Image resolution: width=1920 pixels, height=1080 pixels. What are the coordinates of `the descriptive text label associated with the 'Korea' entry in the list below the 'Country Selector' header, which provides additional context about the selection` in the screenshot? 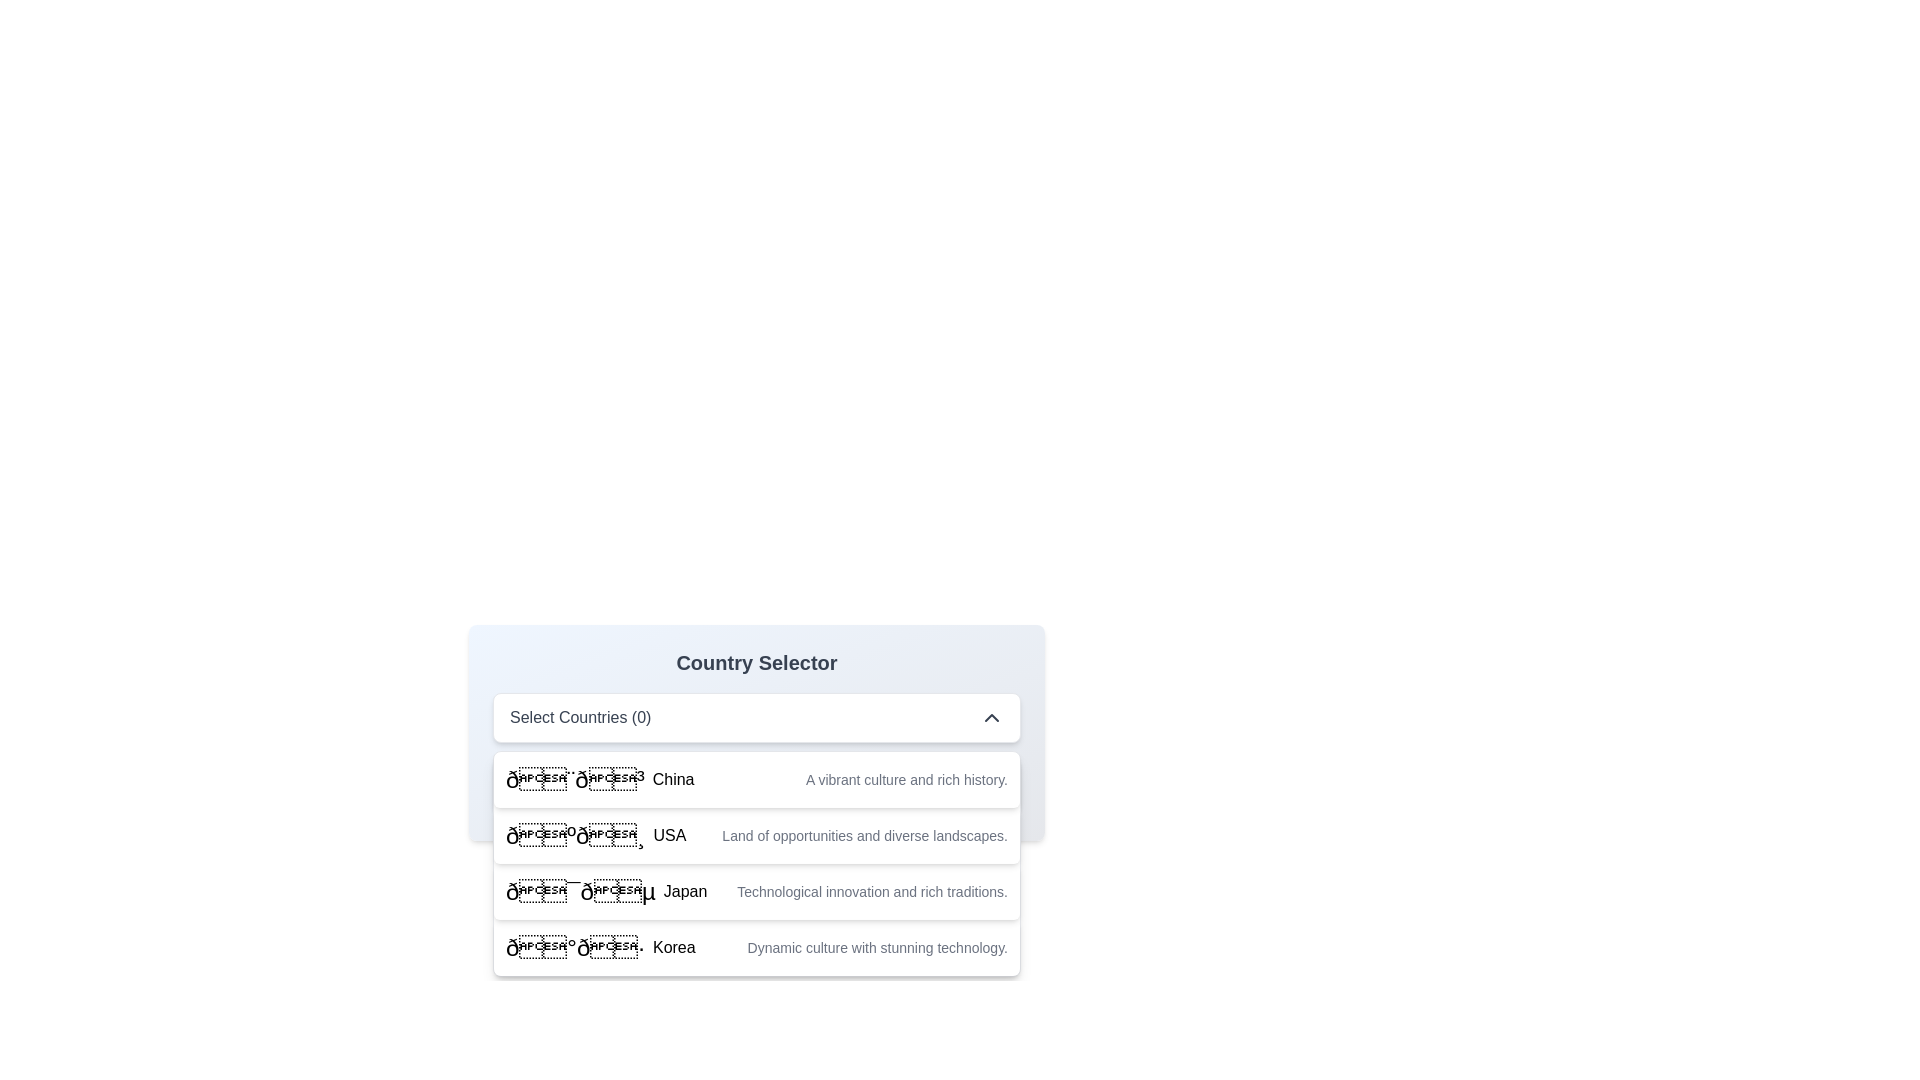 It's located at (877, 947).